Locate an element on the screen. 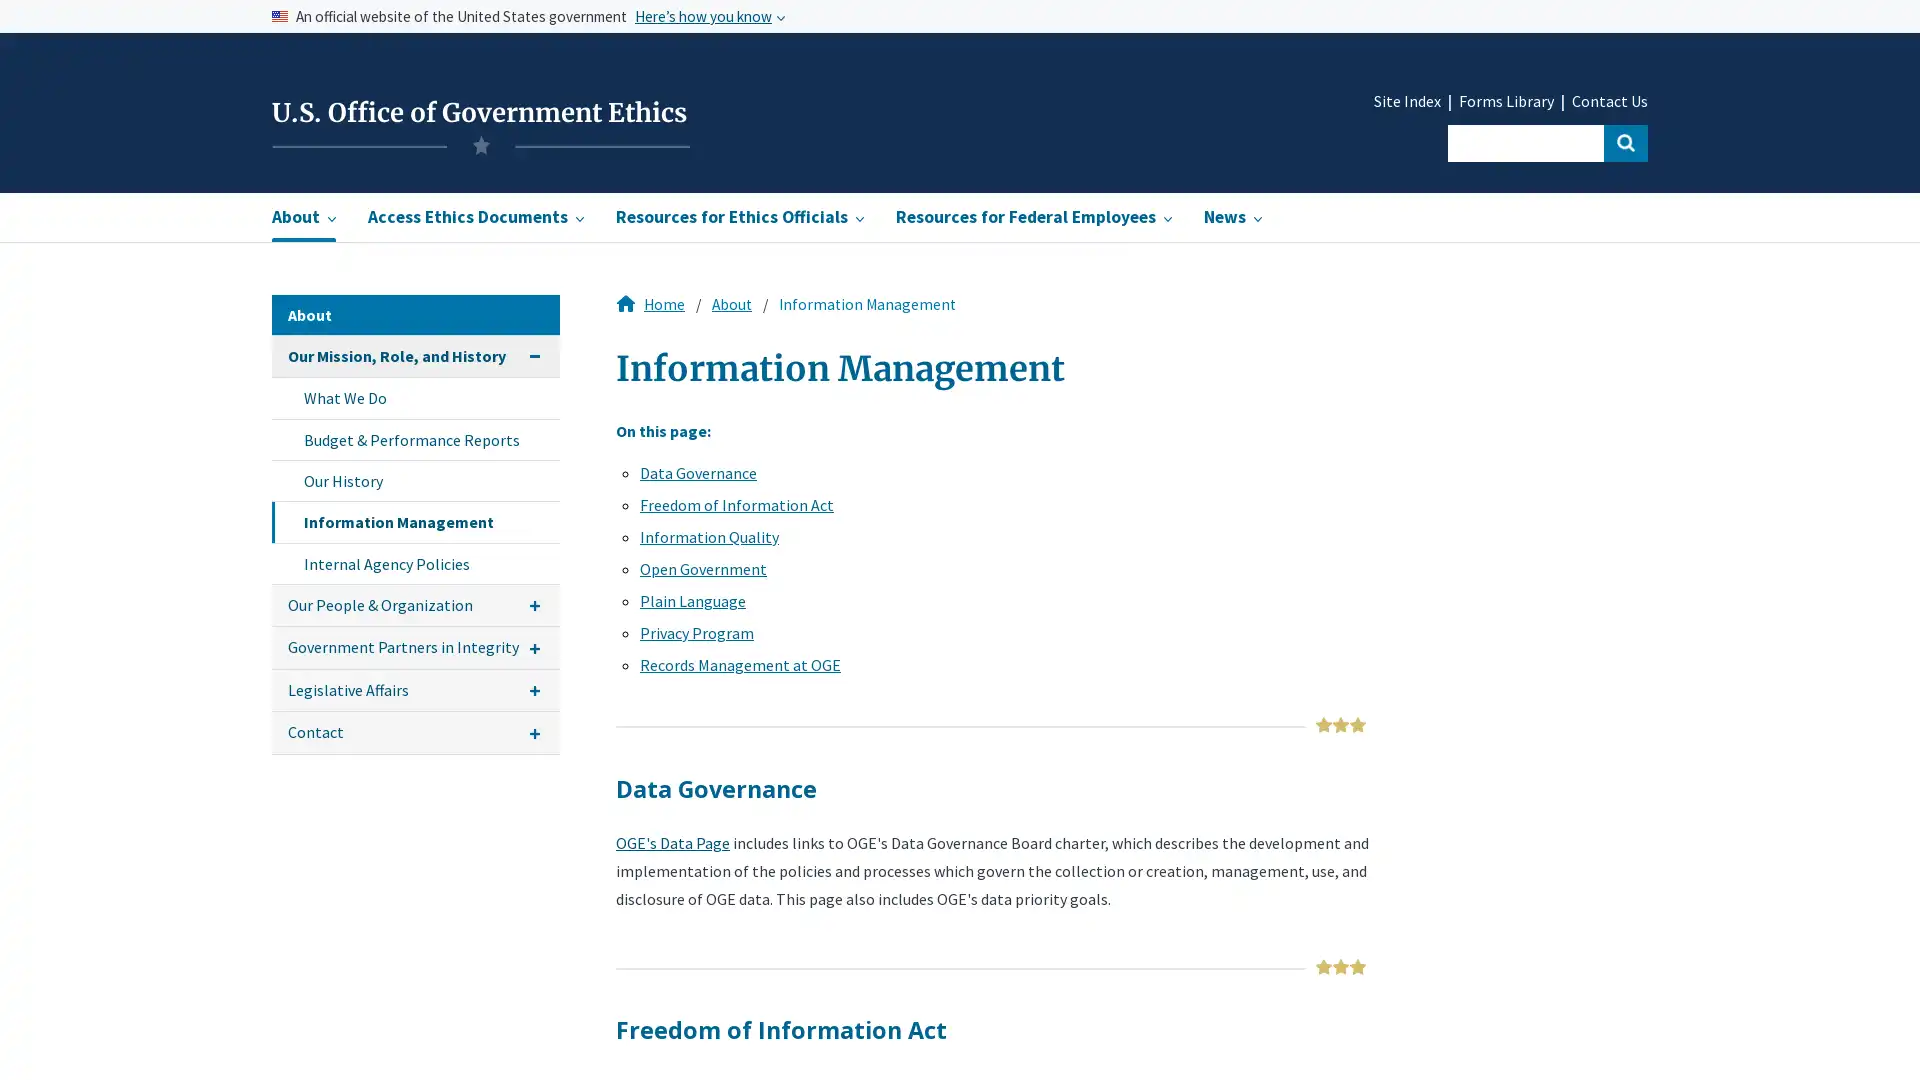 This screenshot has width=1920, height=1080. Search is located at coordinates (1625, 141).